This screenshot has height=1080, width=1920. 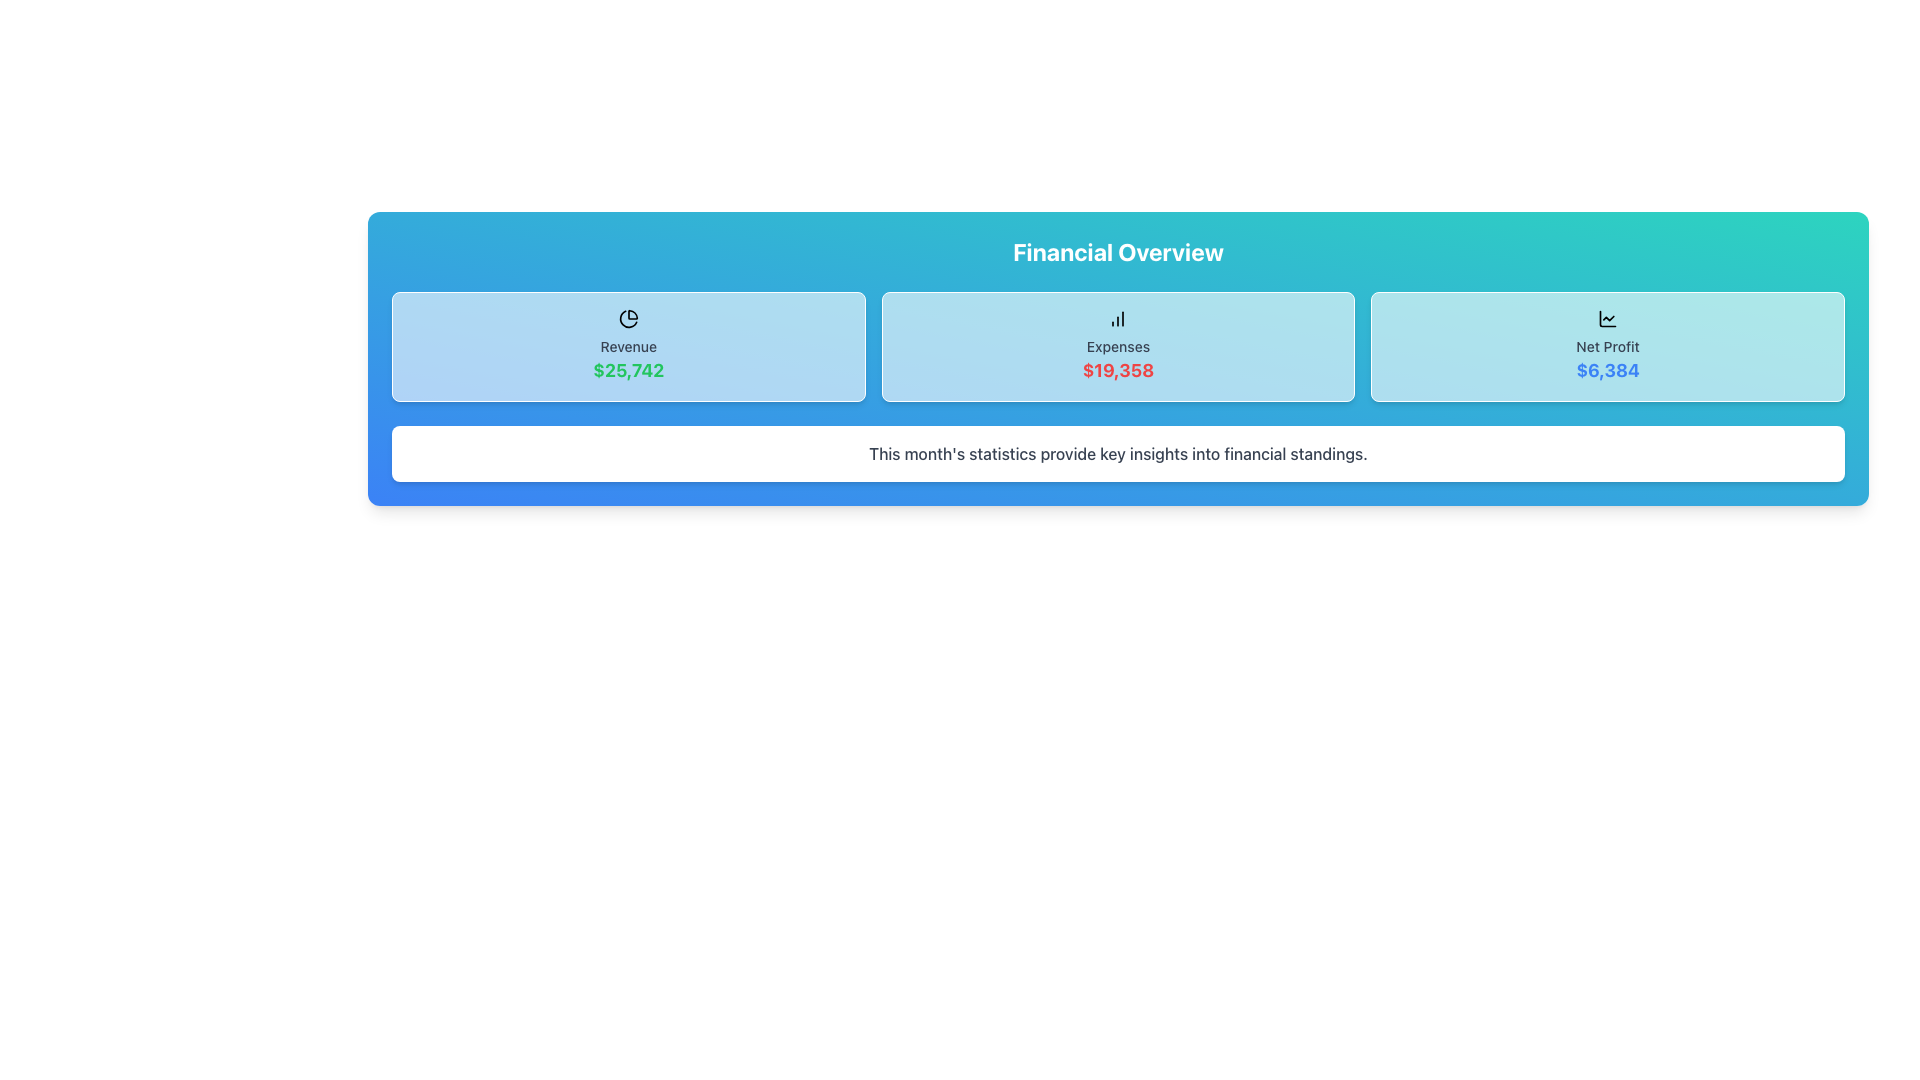 I want to click on the static text component displaying the monetary value '$25,742' in bold green font, located beneath the 'Revenue' label in the 'Financial Overview' section, so click(x=627, y=370).